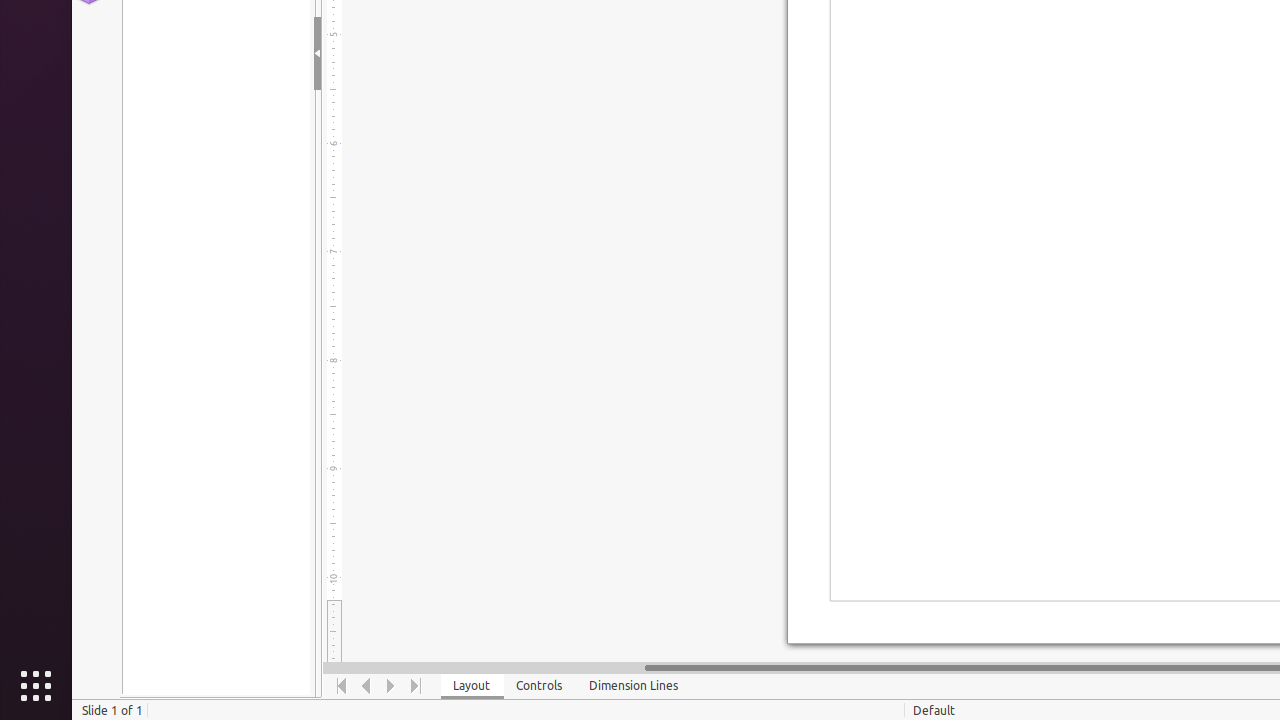  What do you see at coordinates (35, 685) in the screenshot?
I see `'Show Applications'` at bounding box center [35, 685].